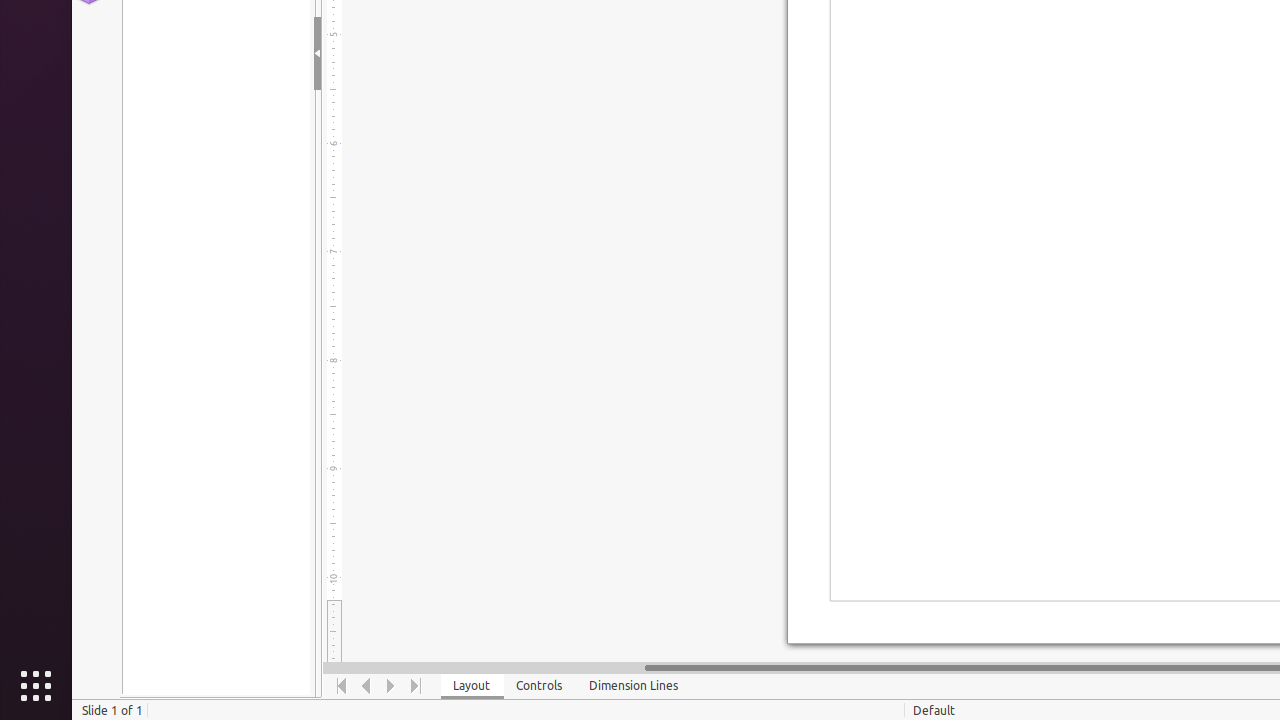  What do you see at coordinates (35, 685) in the screenshot?
I see `'Show Applications'` at bounding box center [35, 685].